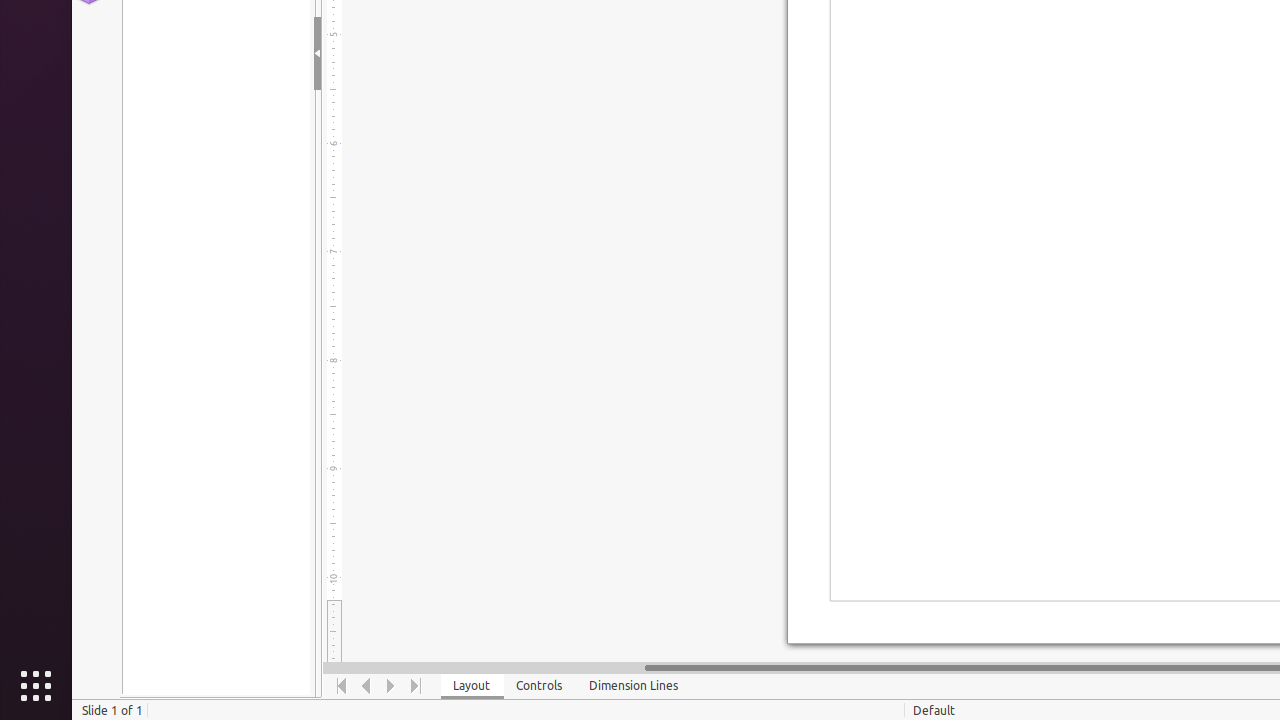  What do you see at coordinates (35, 685) in the screenshot?
I see `'Show Applications'` at bounding box center [35, 685].